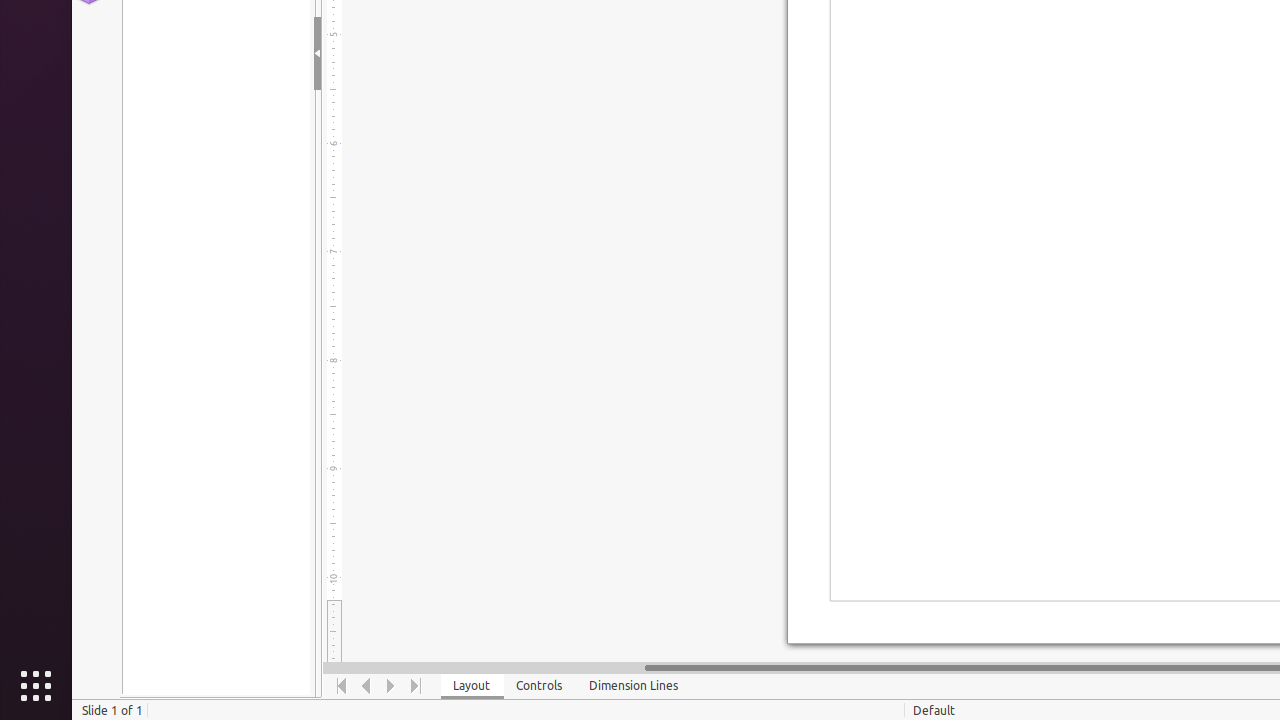  What do you see at coordinates (35, 685) in the screenshot?
I see `'Show Applications'` at bounding box center [35, 685].